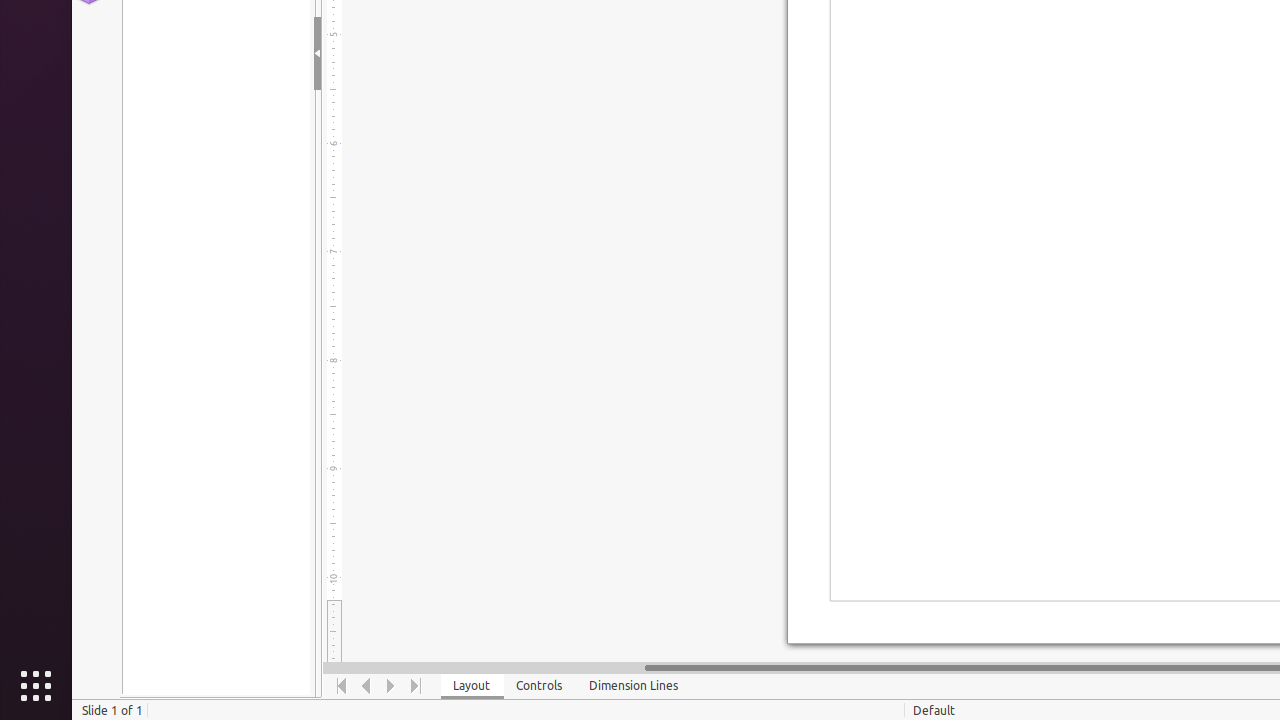  What do you see at coordinates (35, 685) in the screenshot?
I see `'Show Applications'` at bounding box center [35, 685].